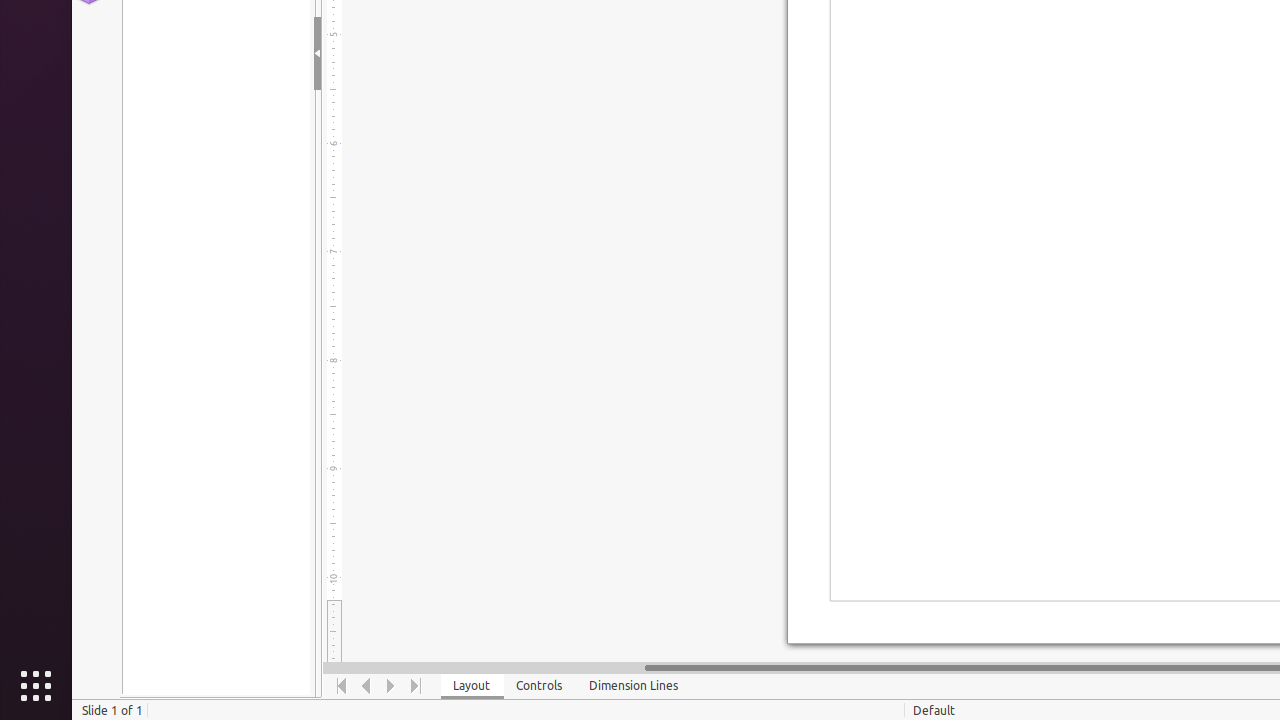  What do you see at coordinates (35, 685) in the screenshot?
I see `'Show Applications'` at bounding box center [35, 685].